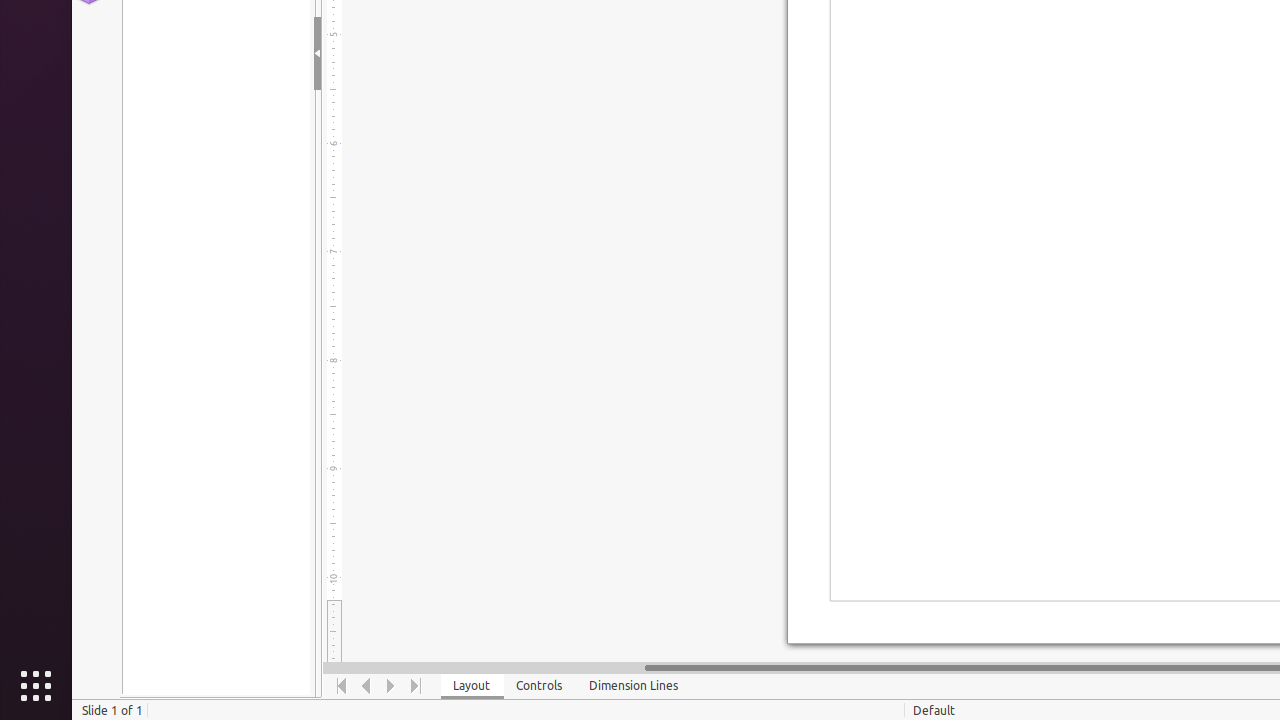  What do you see at coordinates (35, 685) in the screenshot?
I see `'Show Applications'` at bounding box center [35, 685].